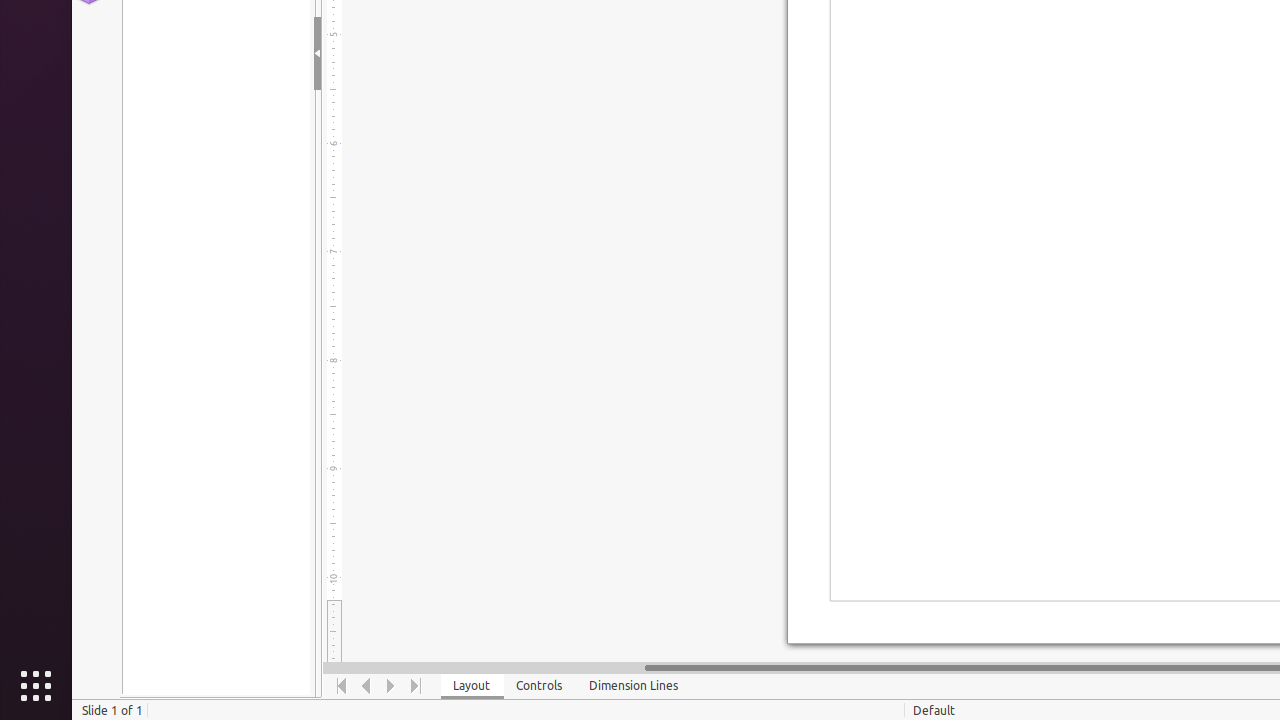  What do you see at coordinates (35, 685) in the screenshot?
I see `'Show Applications'` at bounding box center [35, 685].